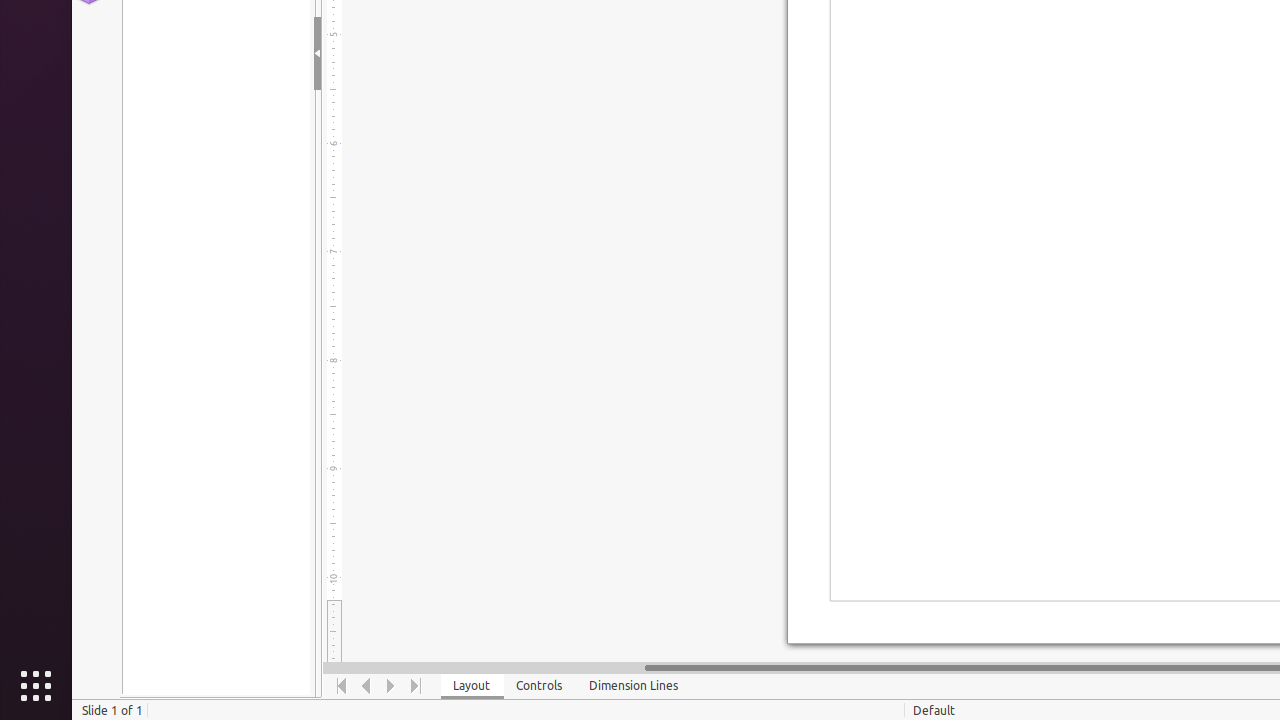  What do you see at coordinates (35, 685) in the screenshot?
I see `'Show Applications'` at bounding box center [35, 685].